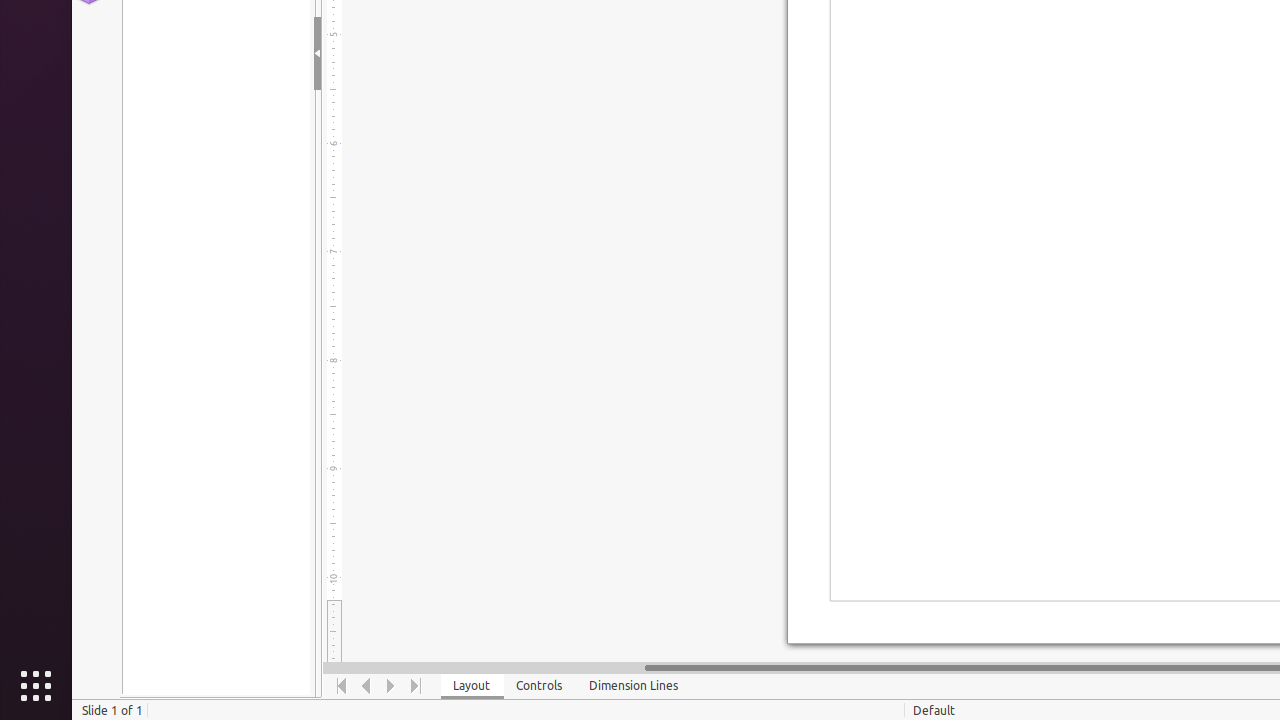  What do you see at coordinates (35, 685) in the screenshot?
I see `'Show Applications'` at bounding box center [35, 685].